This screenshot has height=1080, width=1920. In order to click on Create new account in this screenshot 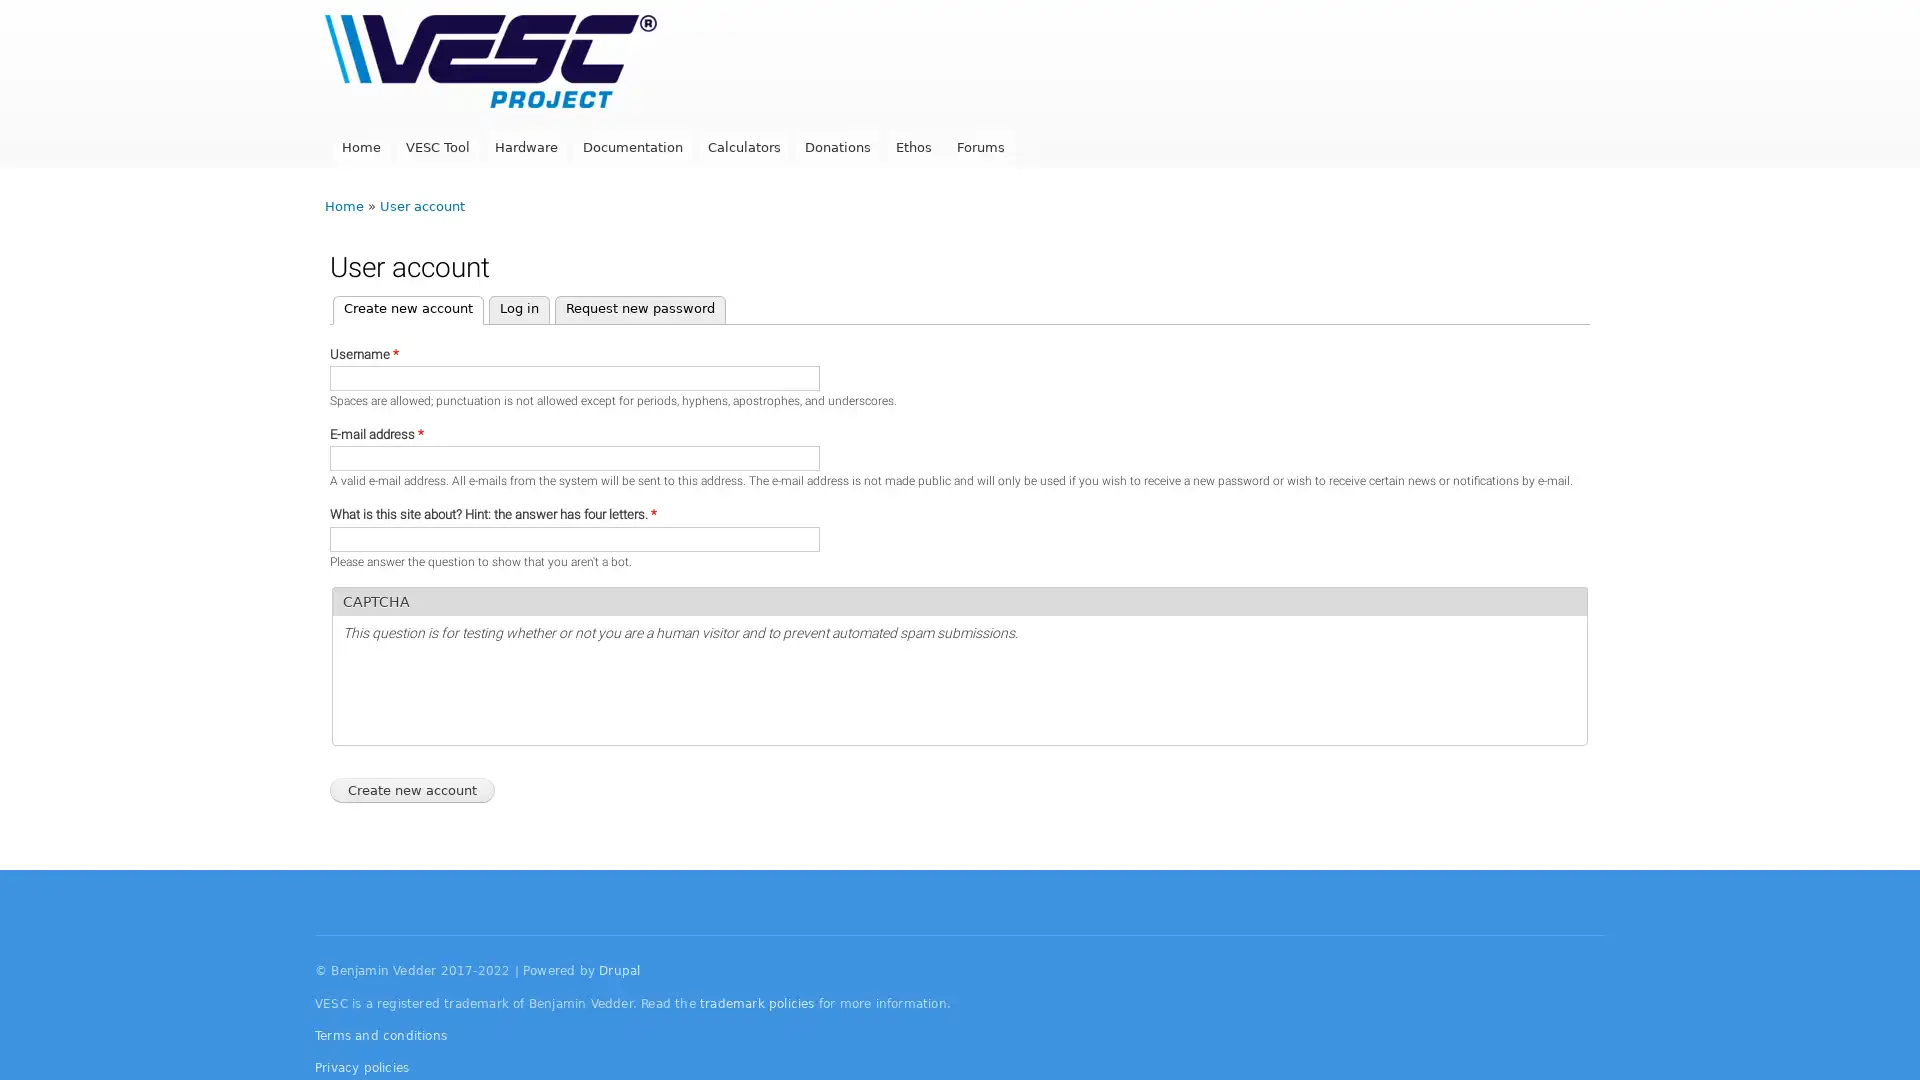, I will do `click(411, 789)`.